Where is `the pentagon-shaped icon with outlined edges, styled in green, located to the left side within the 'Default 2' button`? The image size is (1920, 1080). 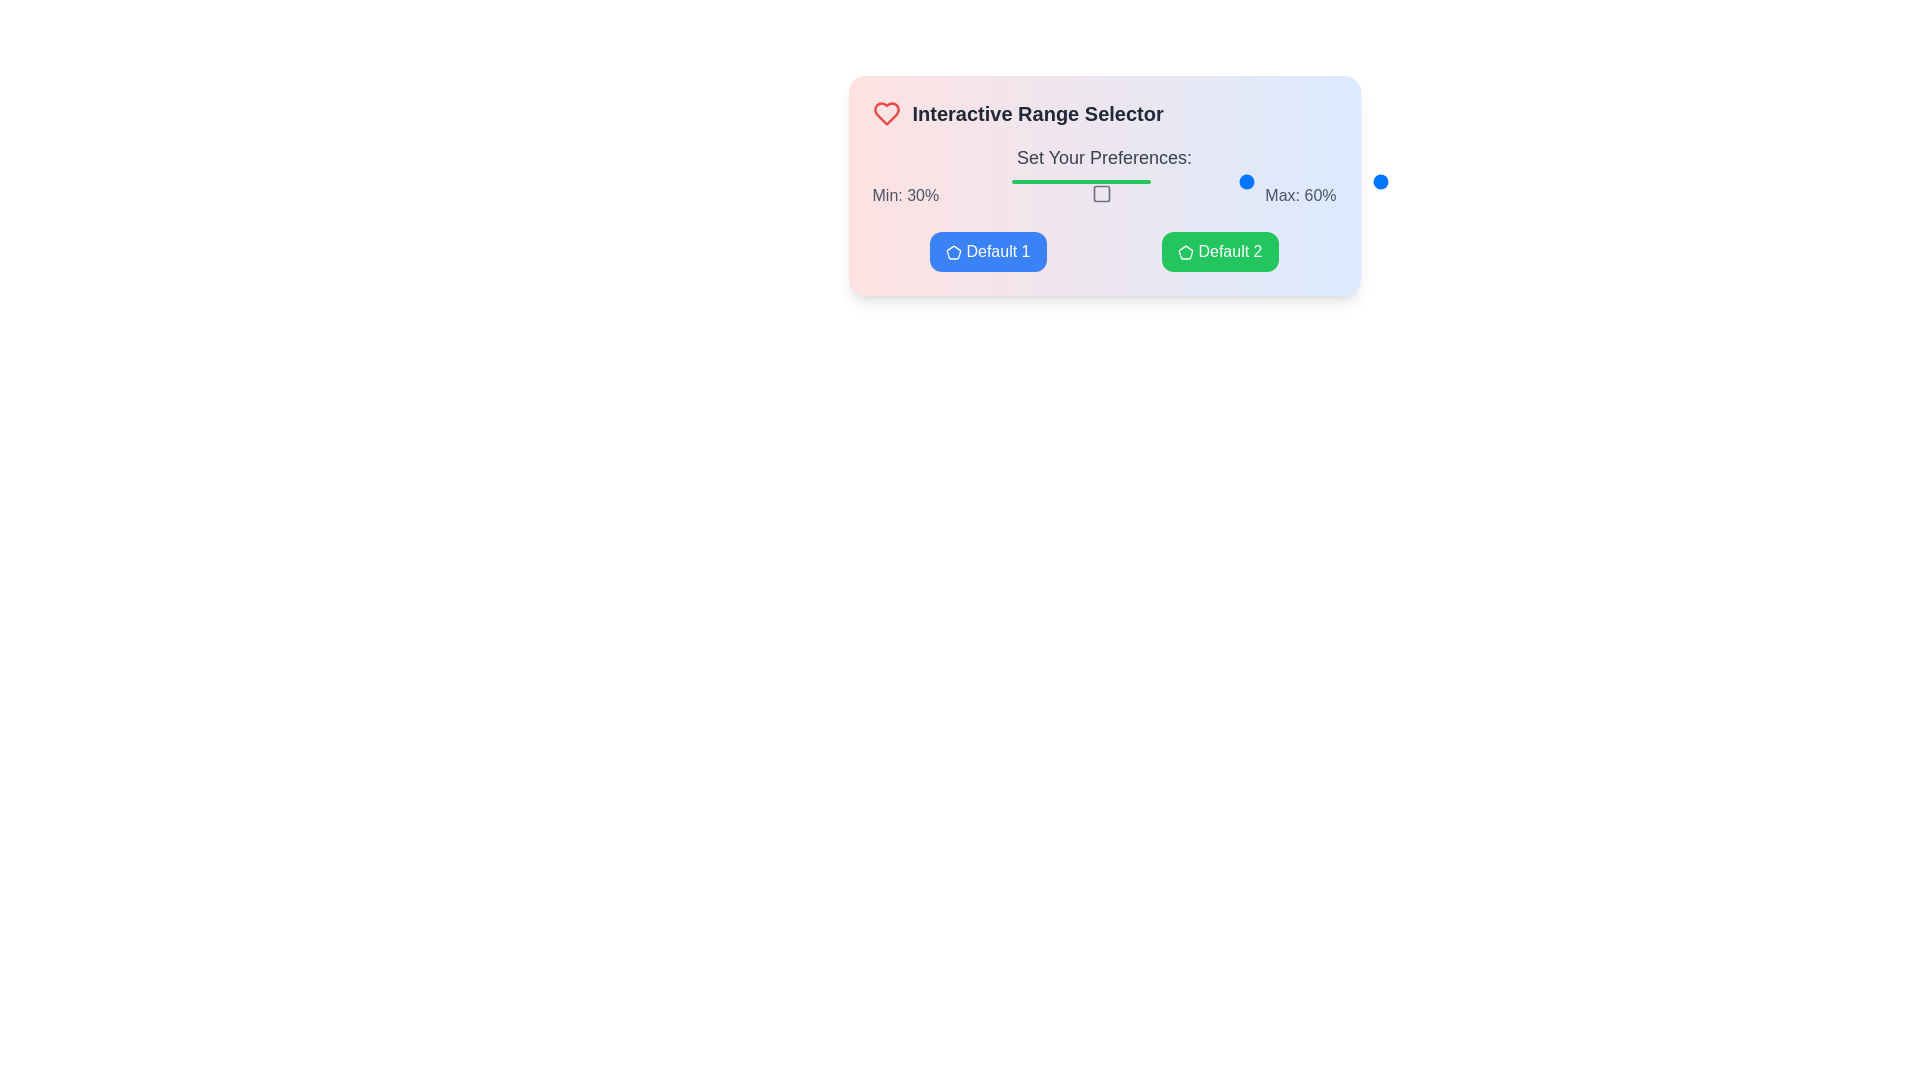 the pentagon-shaped icon with outlined edges, styled in green, located to the left side within the 'Default 2' button is located at coordinates (1186, 251).